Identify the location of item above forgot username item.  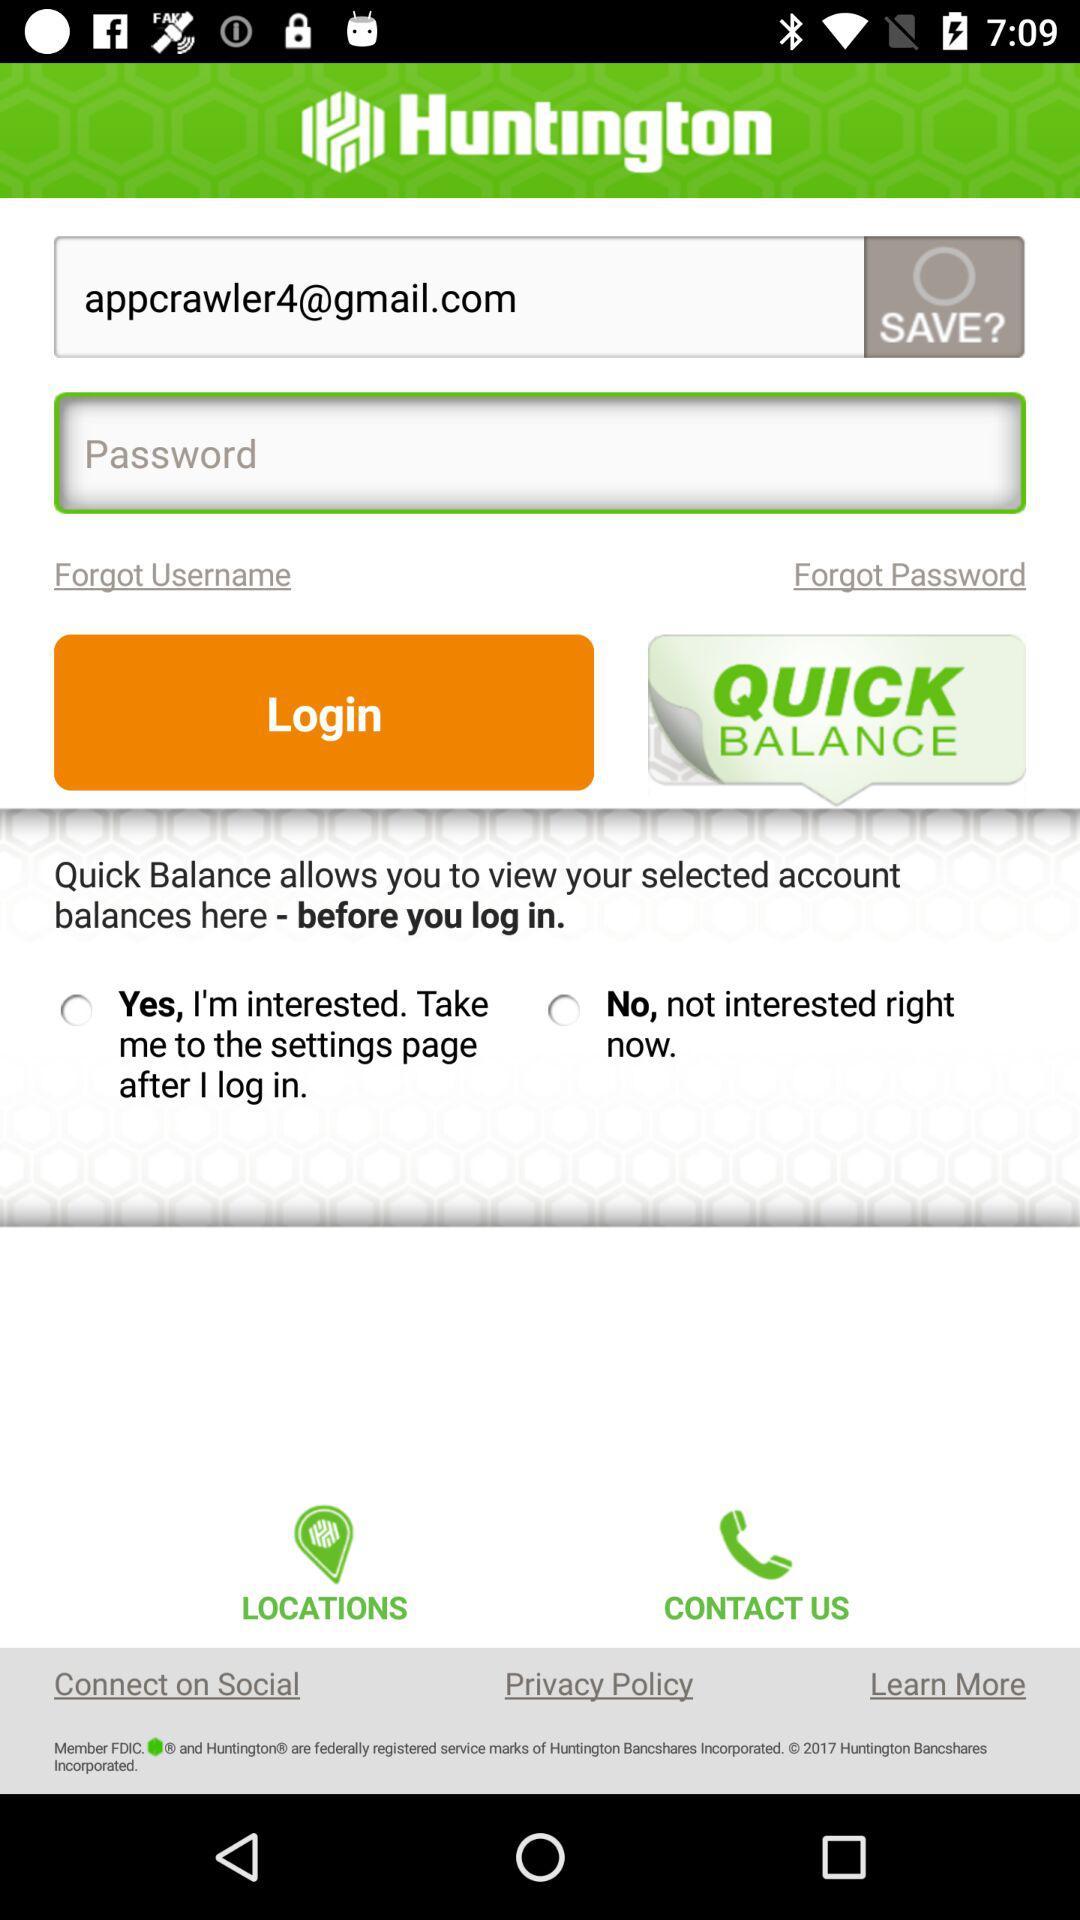
(540, 451).